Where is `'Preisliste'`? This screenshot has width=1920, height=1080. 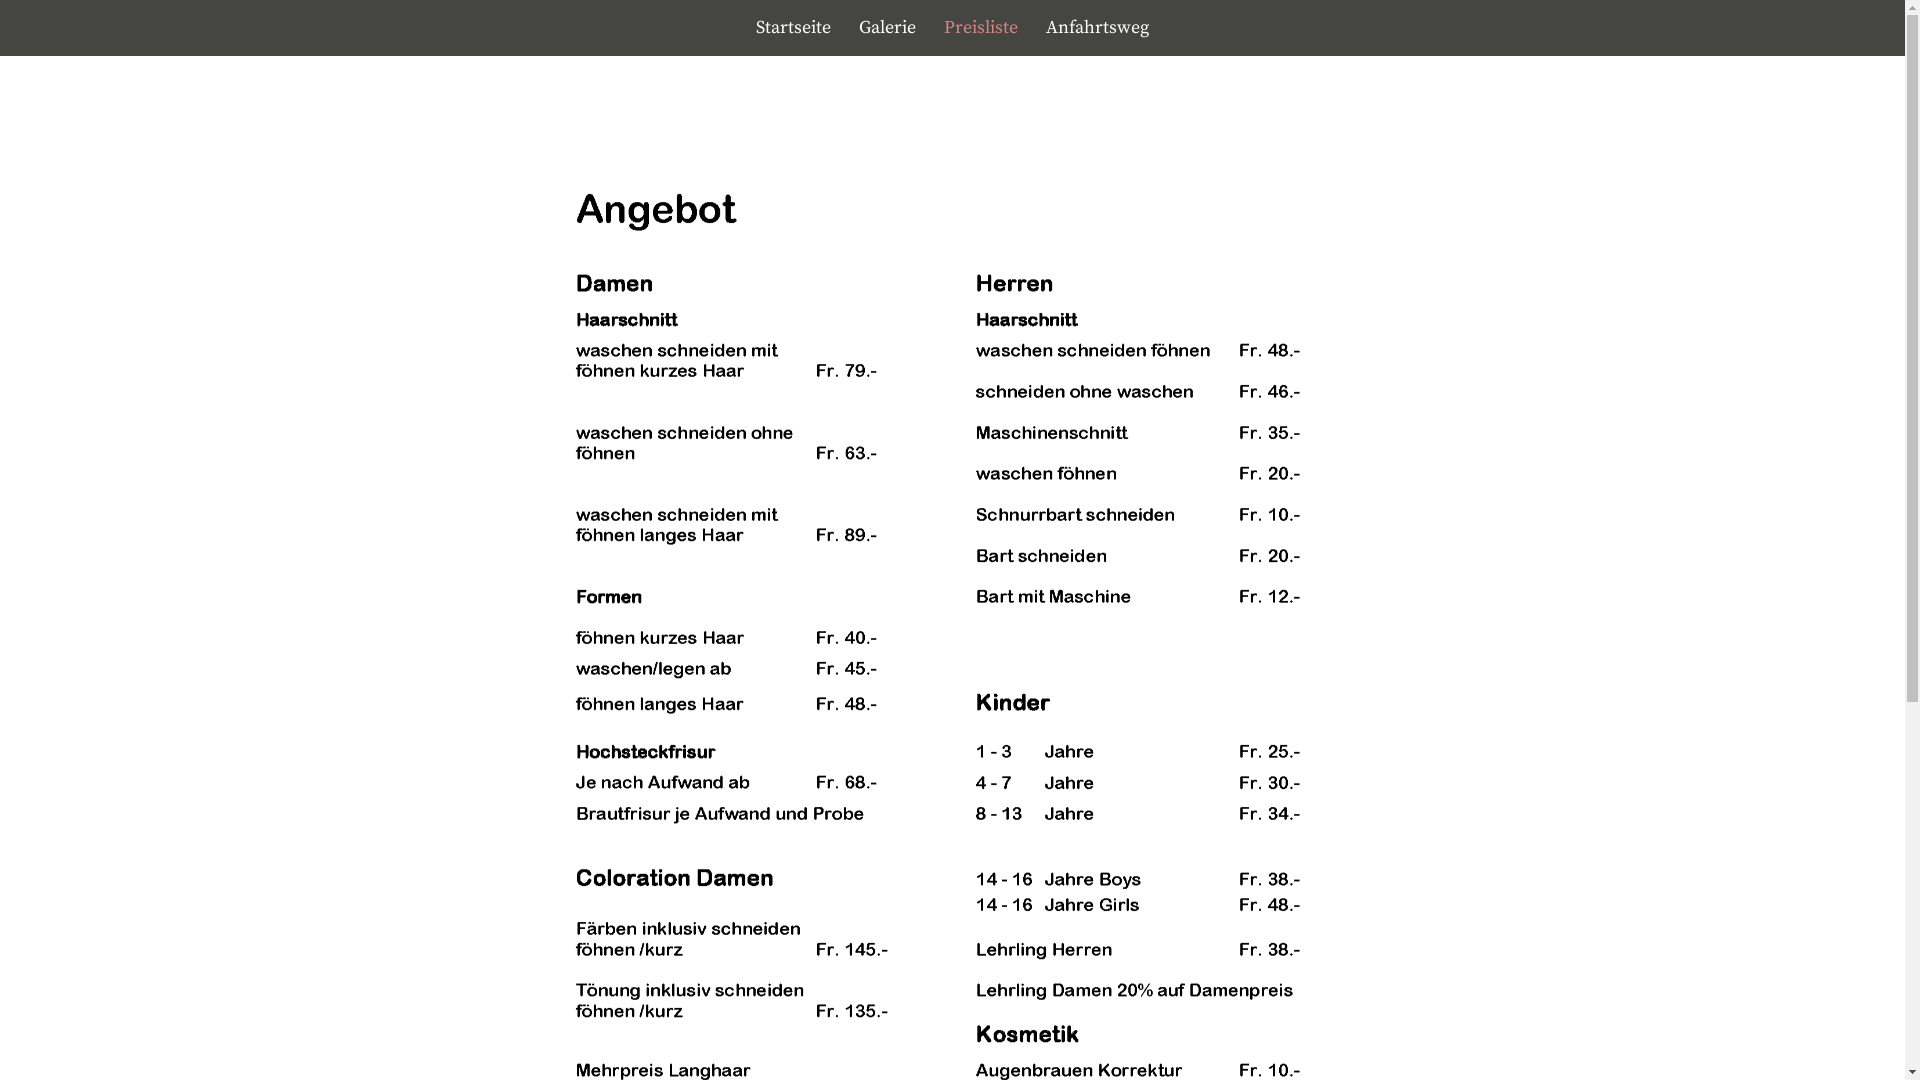
'Preisliste' is located at coordinates (930, 27).